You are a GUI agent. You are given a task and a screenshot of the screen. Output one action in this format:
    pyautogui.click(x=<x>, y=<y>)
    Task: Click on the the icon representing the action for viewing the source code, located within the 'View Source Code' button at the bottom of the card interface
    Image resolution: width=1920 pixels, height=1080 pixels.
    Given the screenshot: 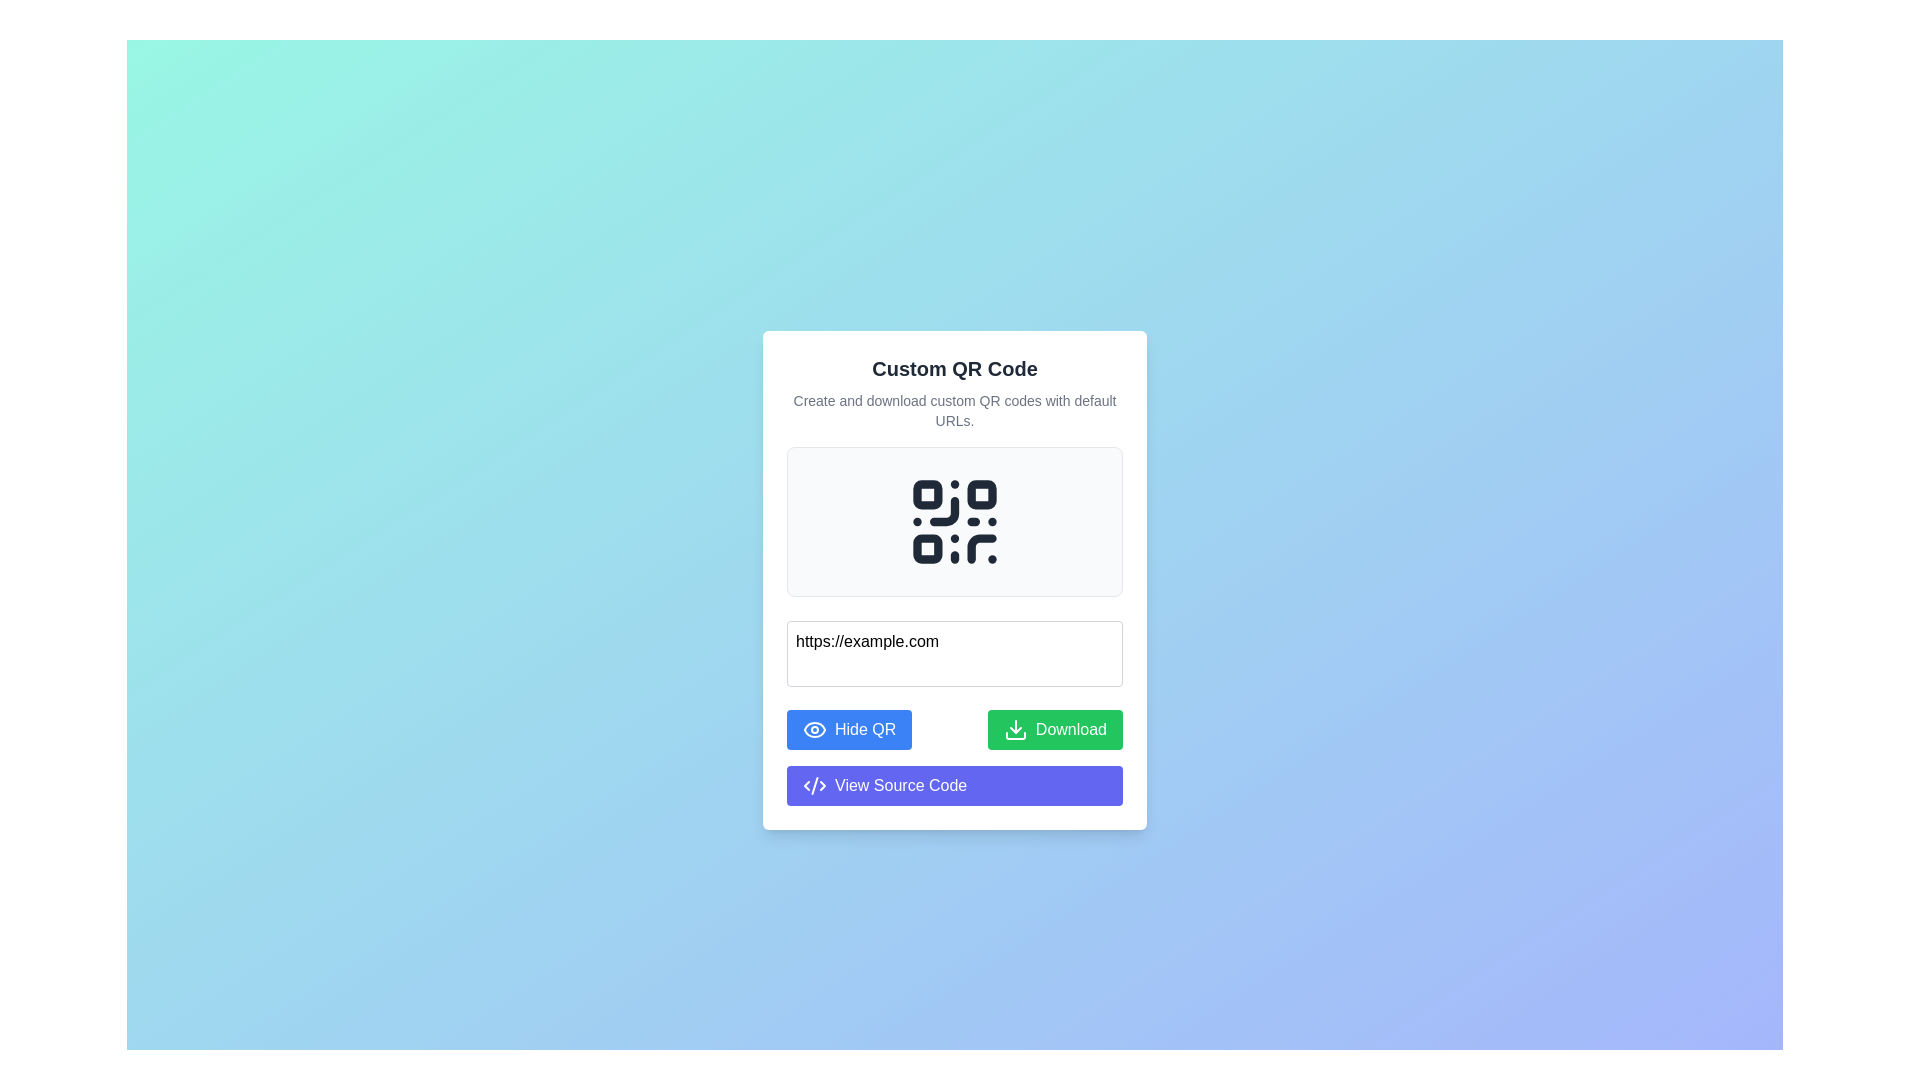 What is the action you would take?
    pyautogui.click(x=815, y=784)
    